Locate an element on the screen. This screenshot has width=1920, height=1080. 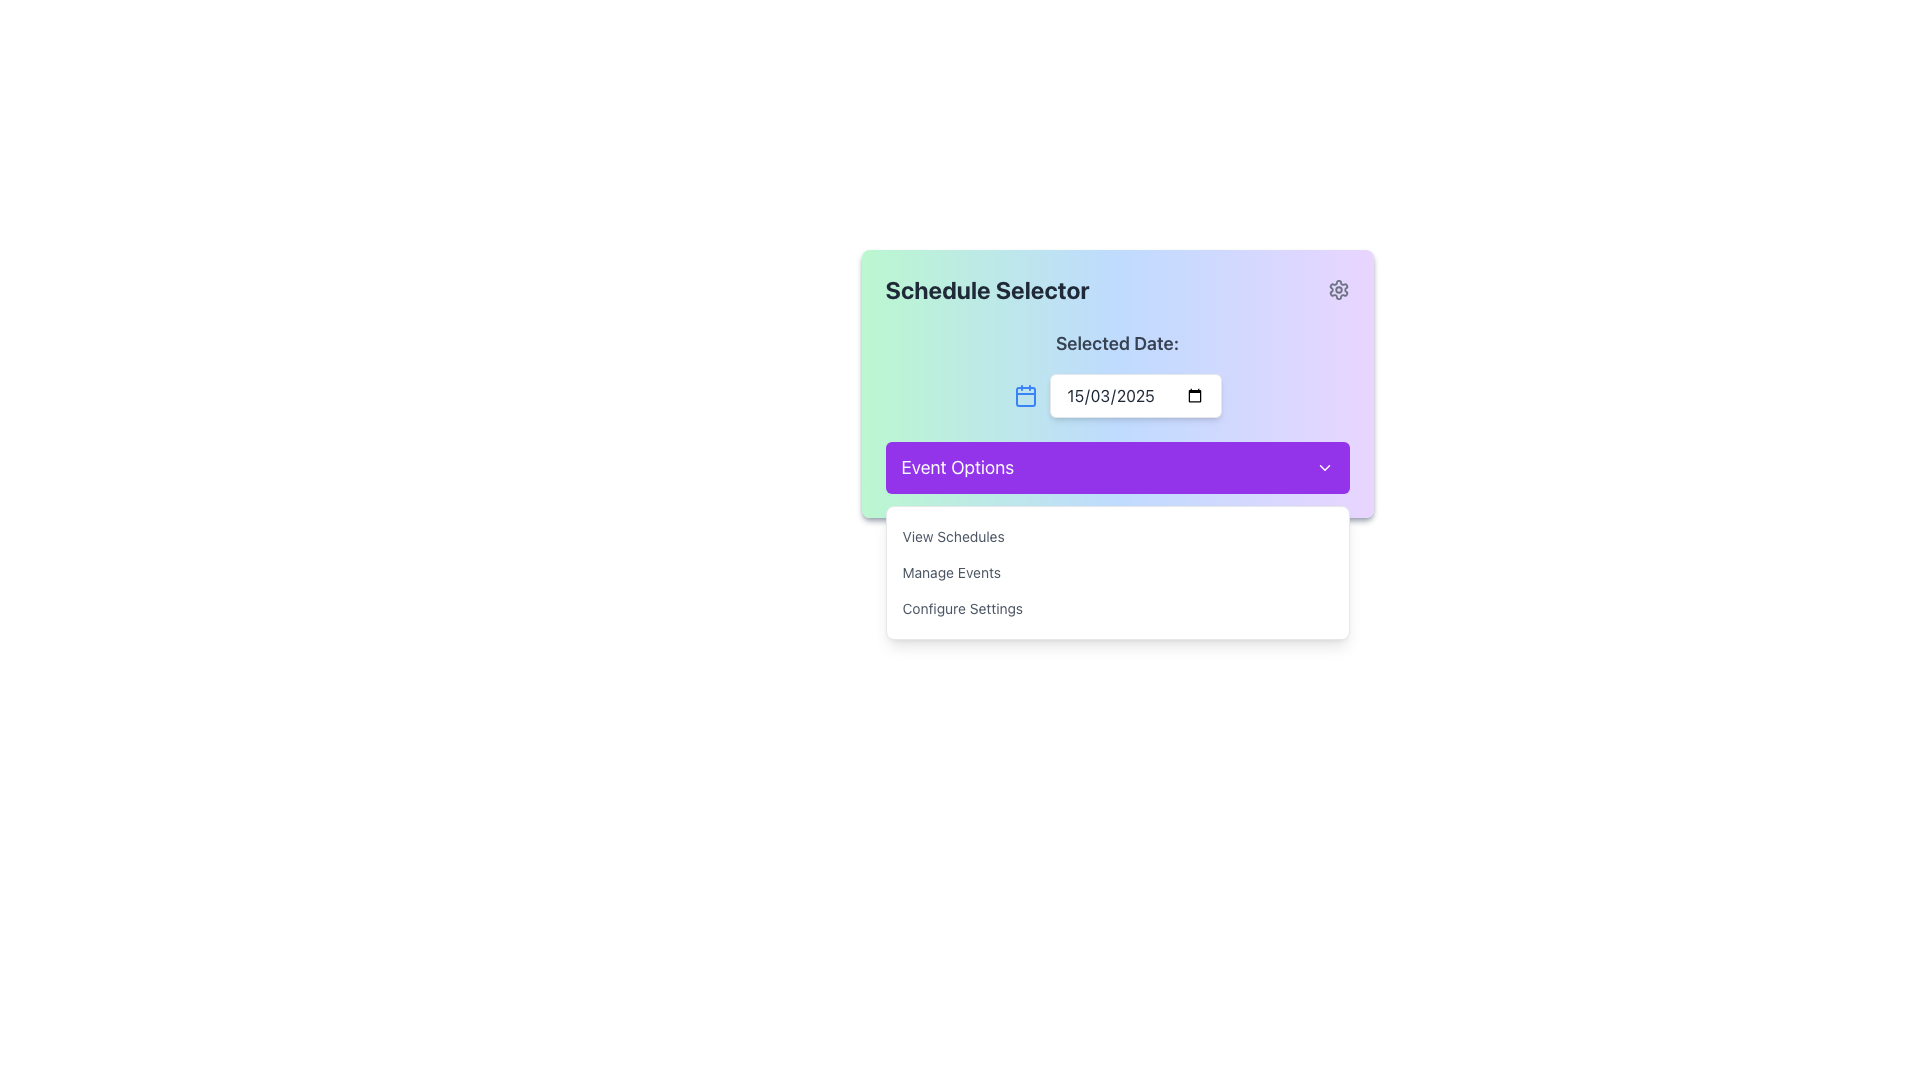
text 'Schedule Selector' which is prominently displayed in bold and large font on the gradient card in the top-left corner of the interface is located at coordinates (987, 289).